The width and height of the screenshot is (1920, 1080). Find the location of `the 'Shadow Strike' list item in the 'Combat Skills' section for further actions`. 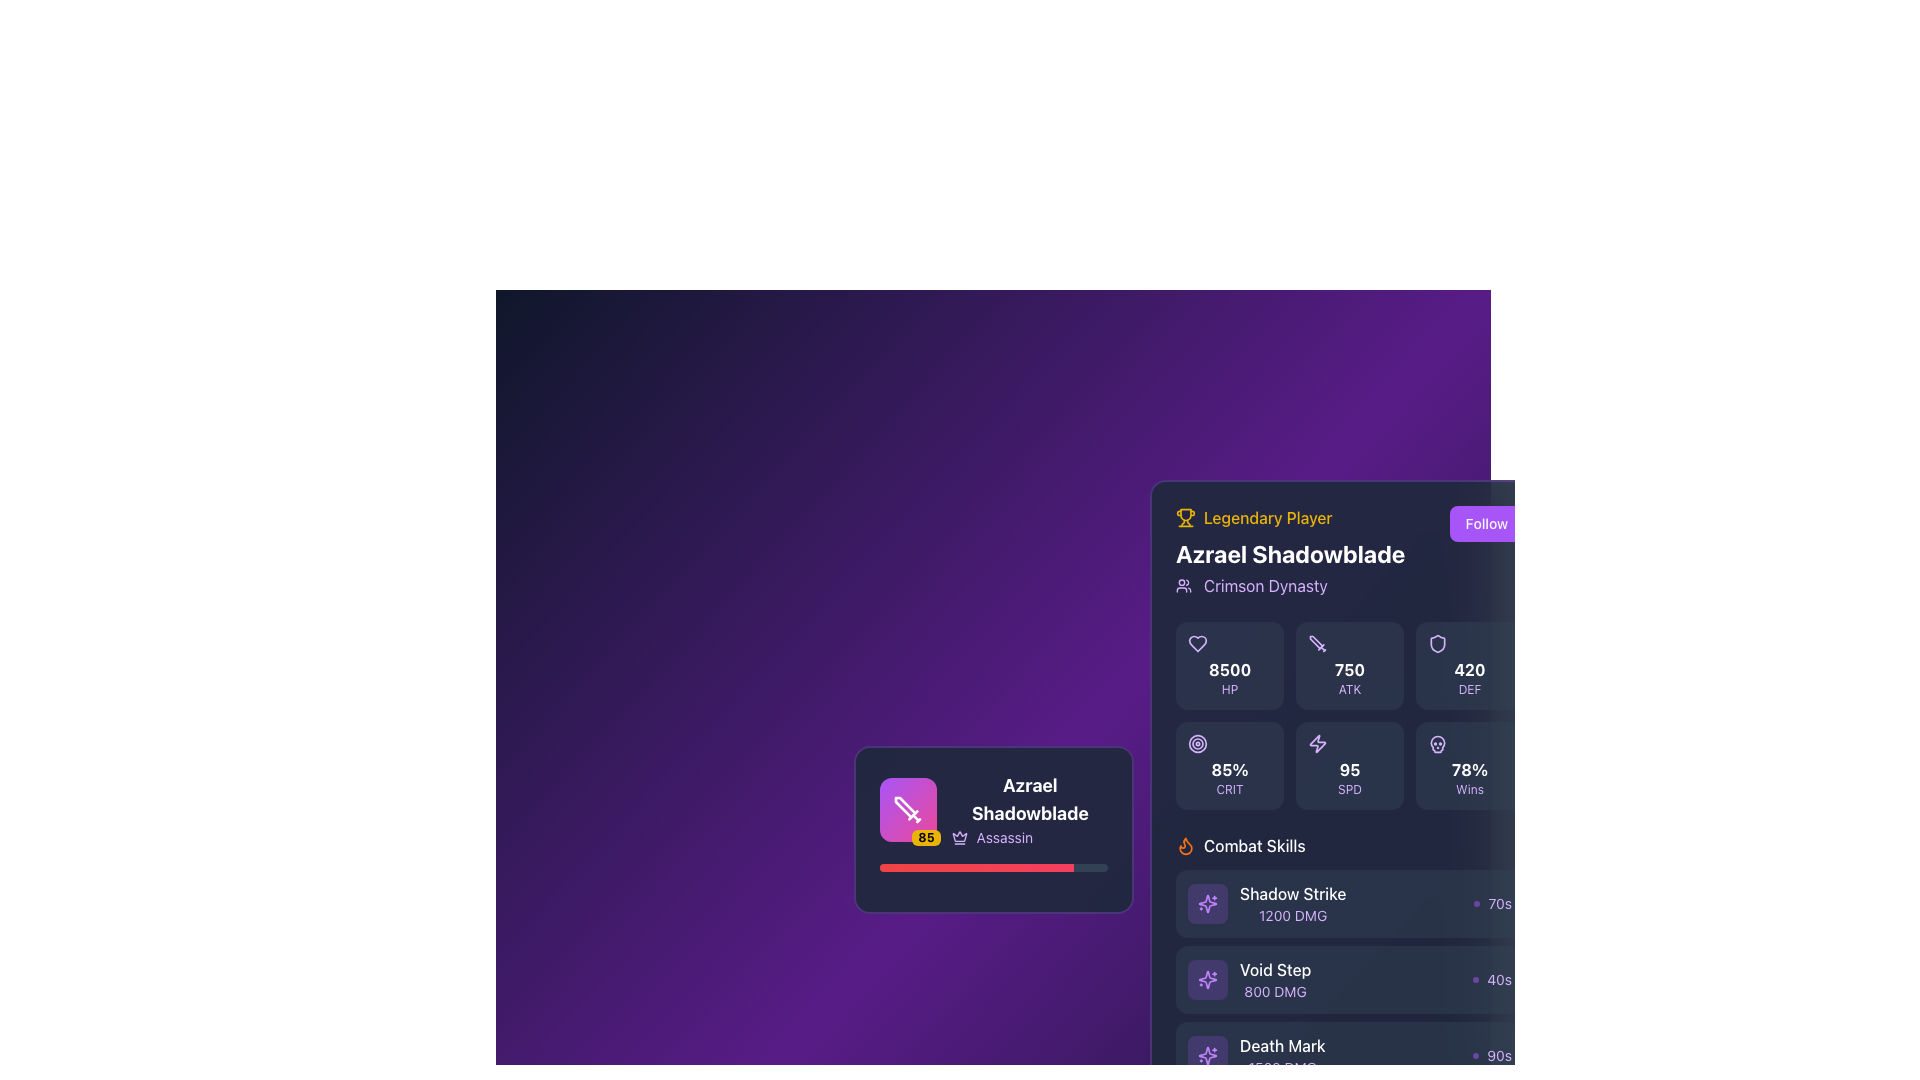

the 'Shadow Strike' list item in the 'Combat Skills' section for further actions is located at coordinates (1265, 903).